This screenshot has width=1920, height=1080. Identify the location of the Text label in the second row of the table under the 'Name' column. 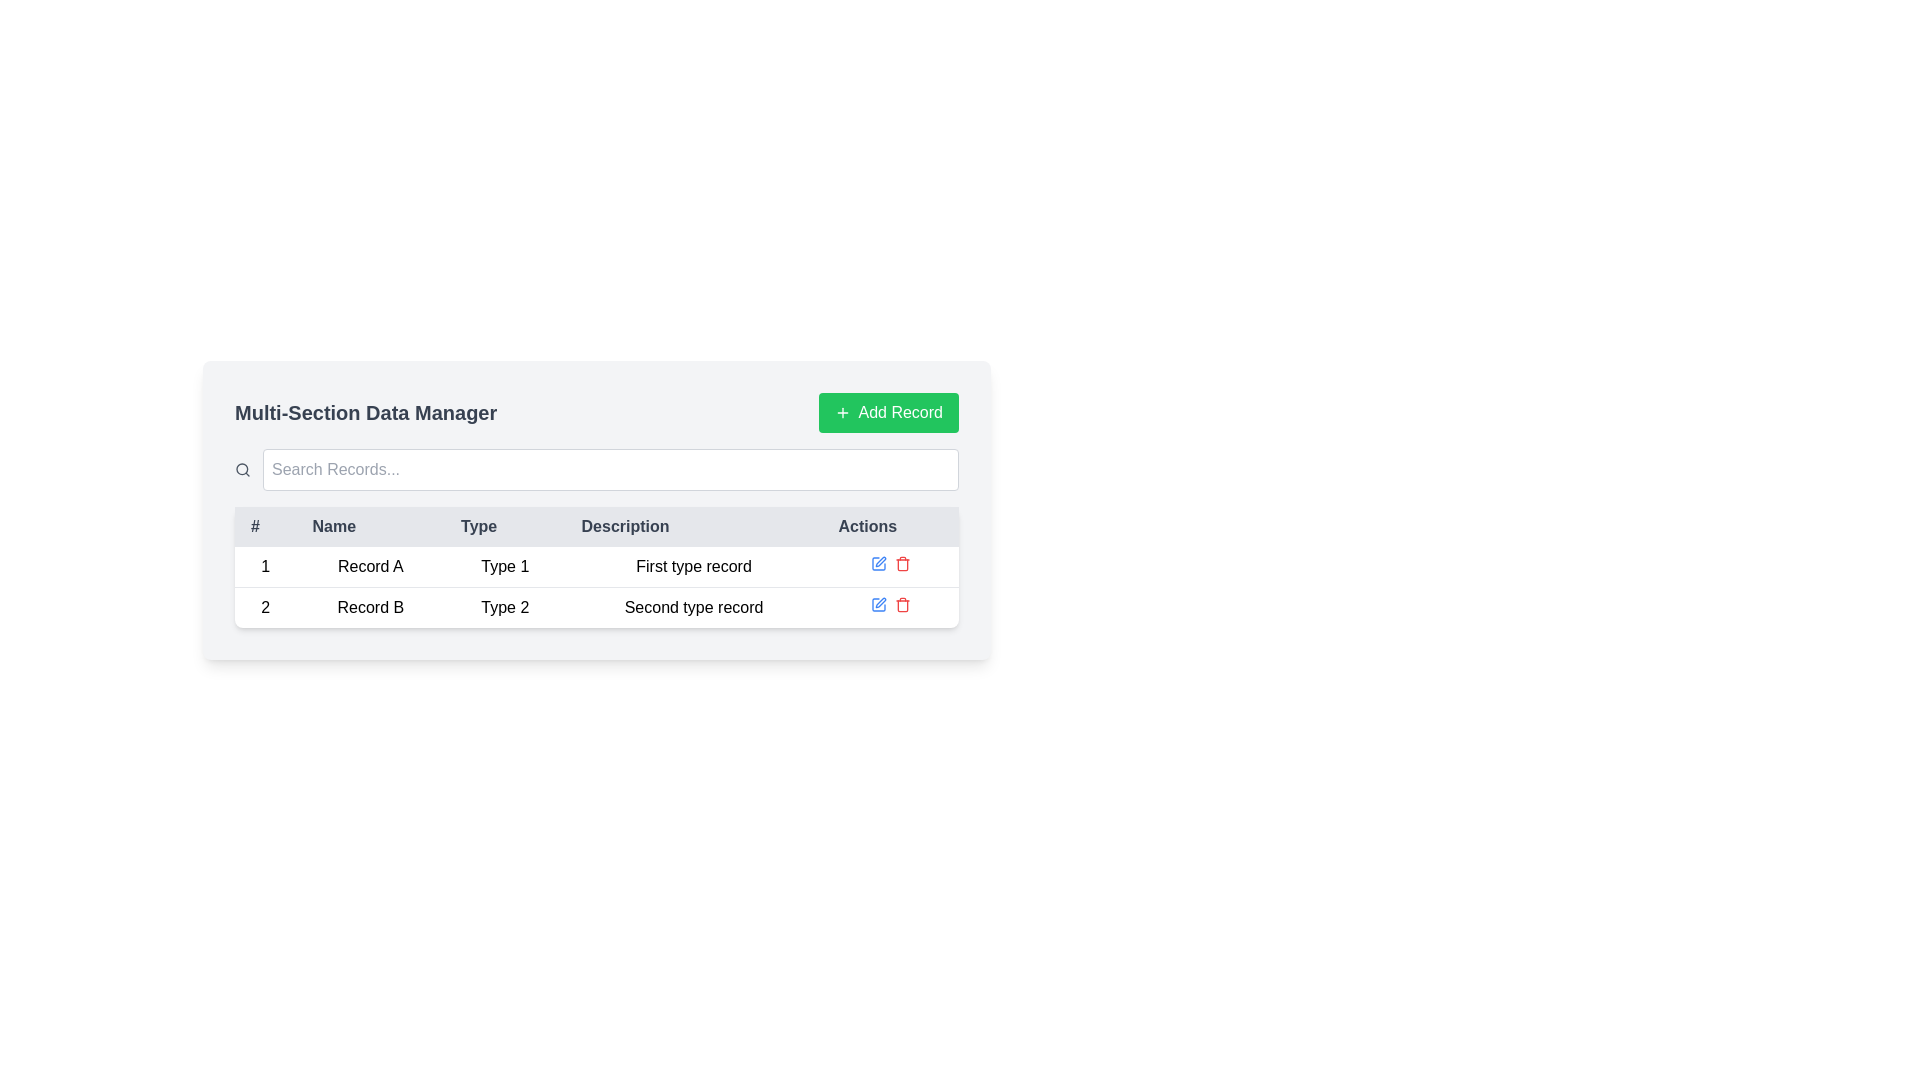
(370, 606).